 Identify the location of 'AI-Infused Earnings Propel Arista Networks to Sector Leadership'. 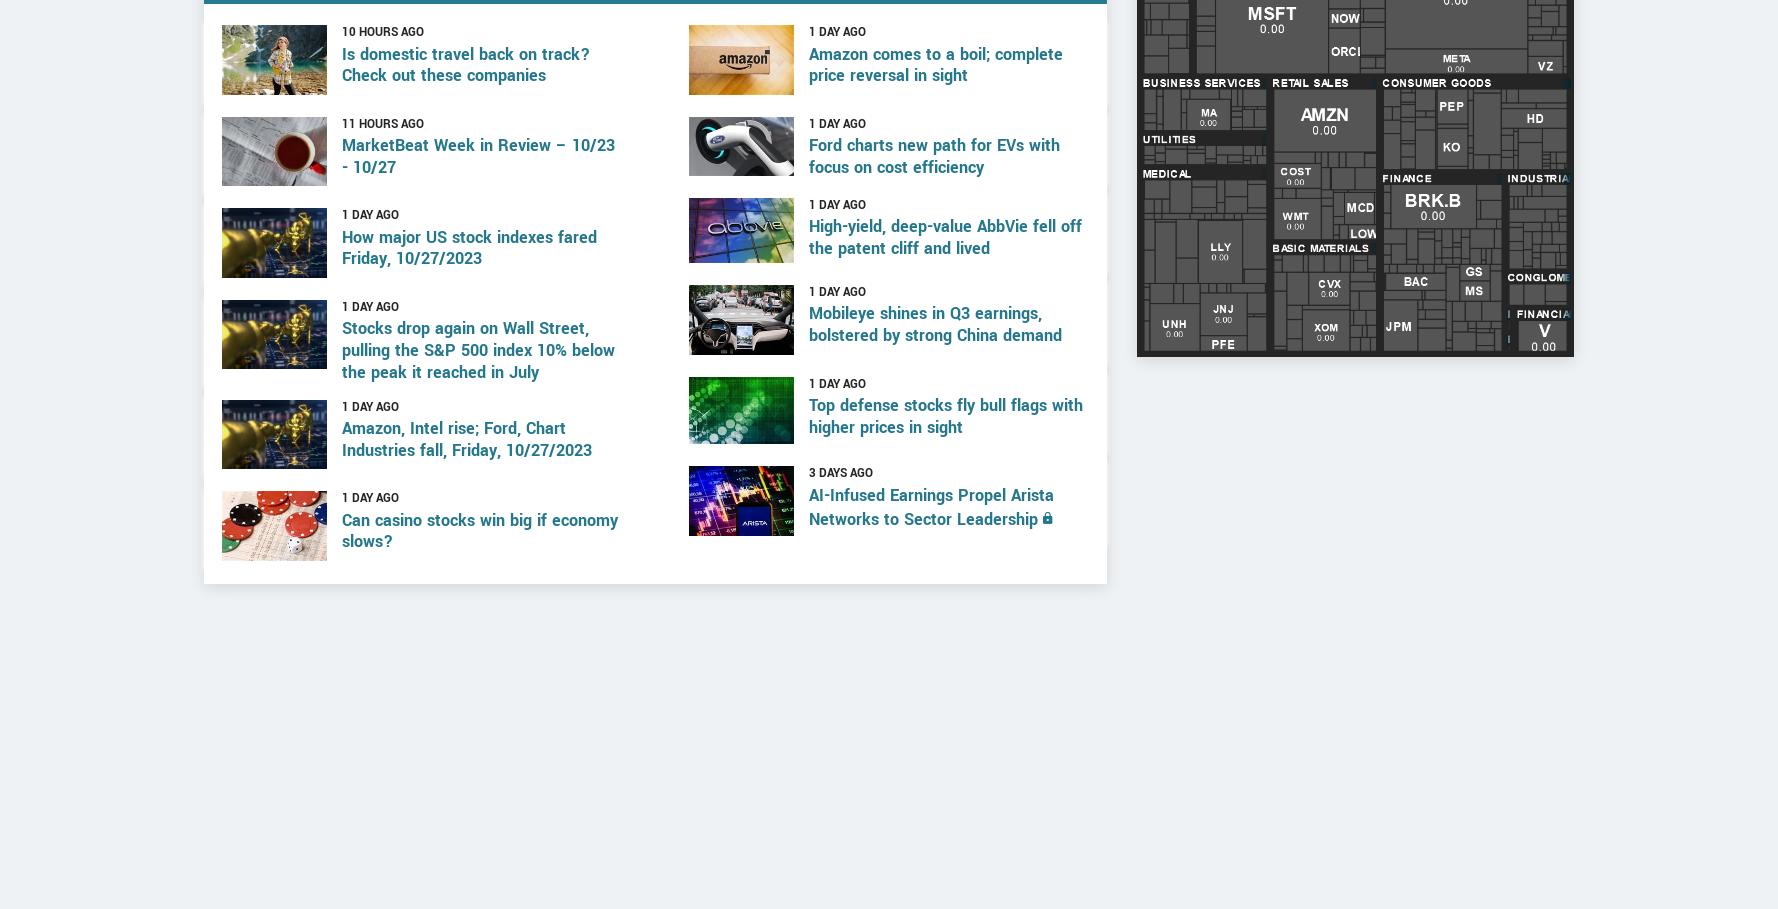
(930, 583).